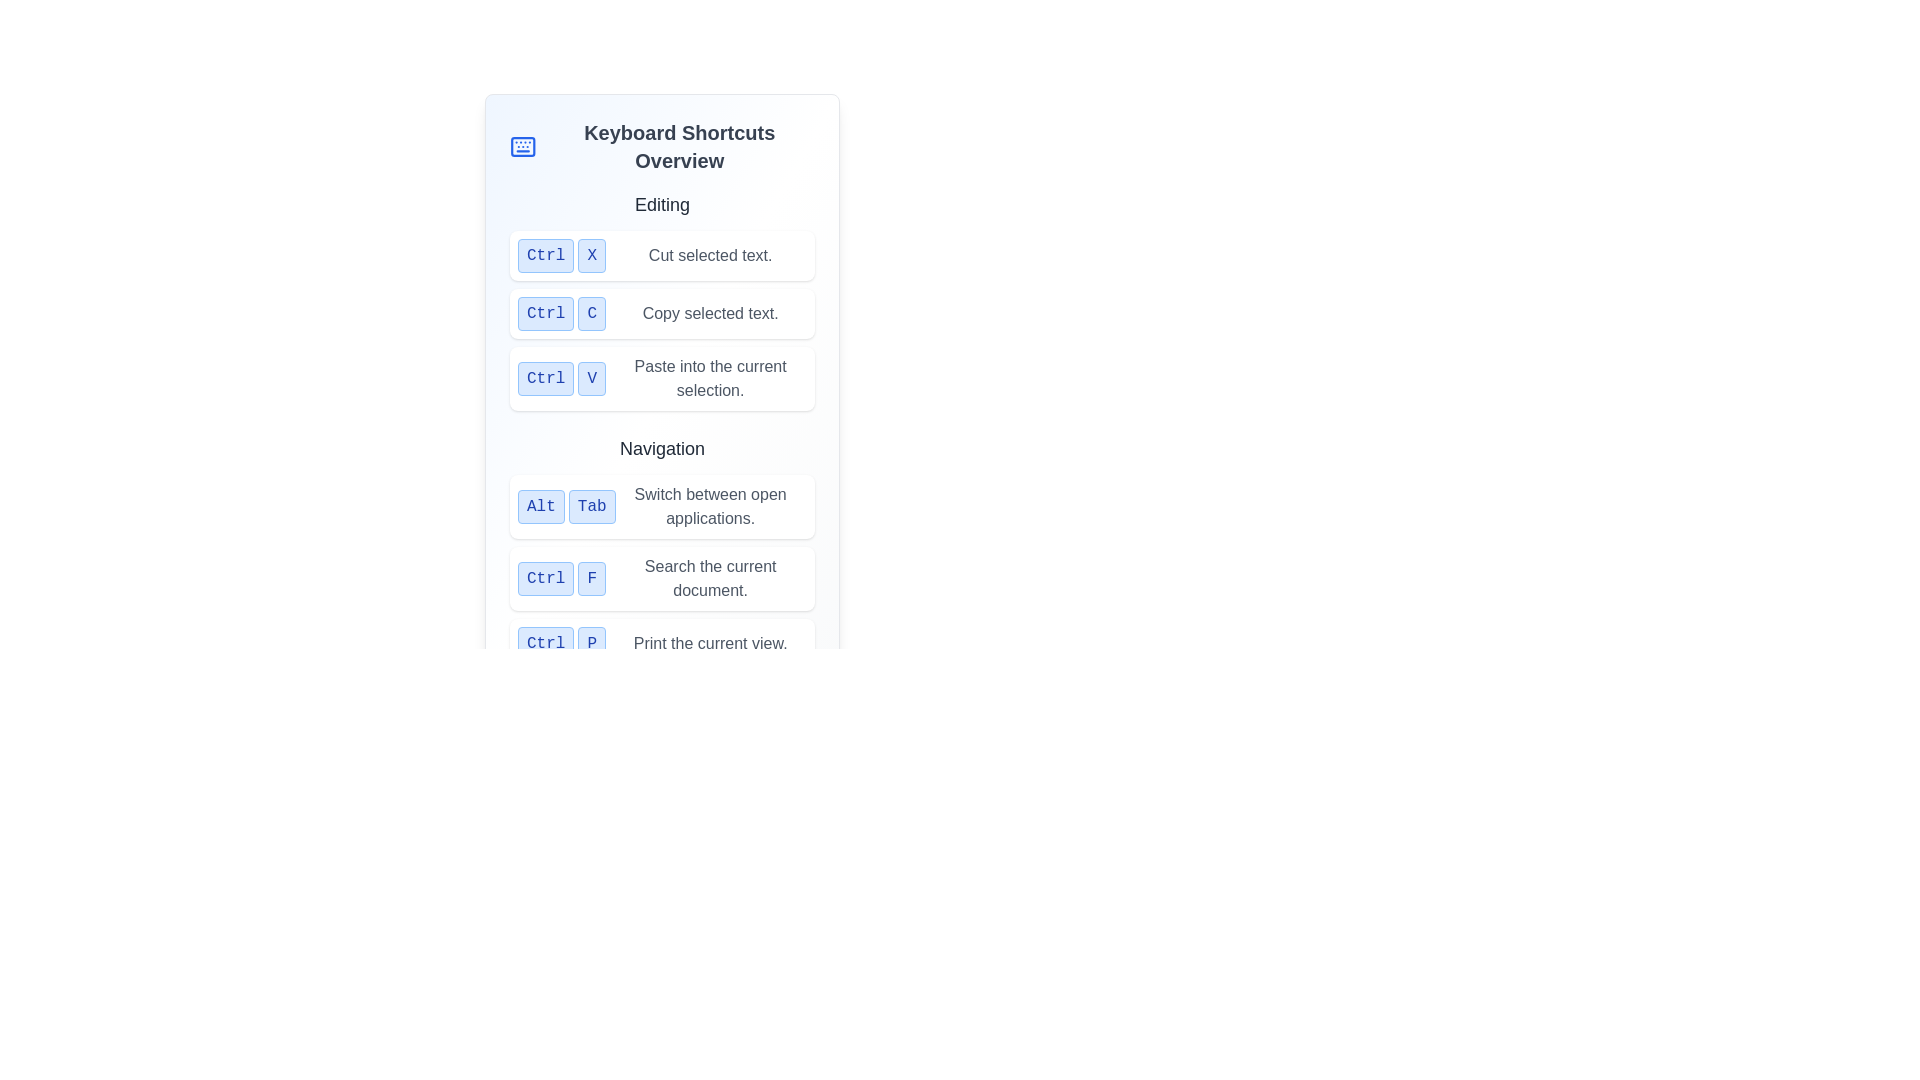  What do you see at coordinates (662, 378) in the screenshot?
I see `description text of the informational block for the keyboard shortcut 'Ctrl + V', which indicates its usage for pasting content` at bounding box center [662, 378].